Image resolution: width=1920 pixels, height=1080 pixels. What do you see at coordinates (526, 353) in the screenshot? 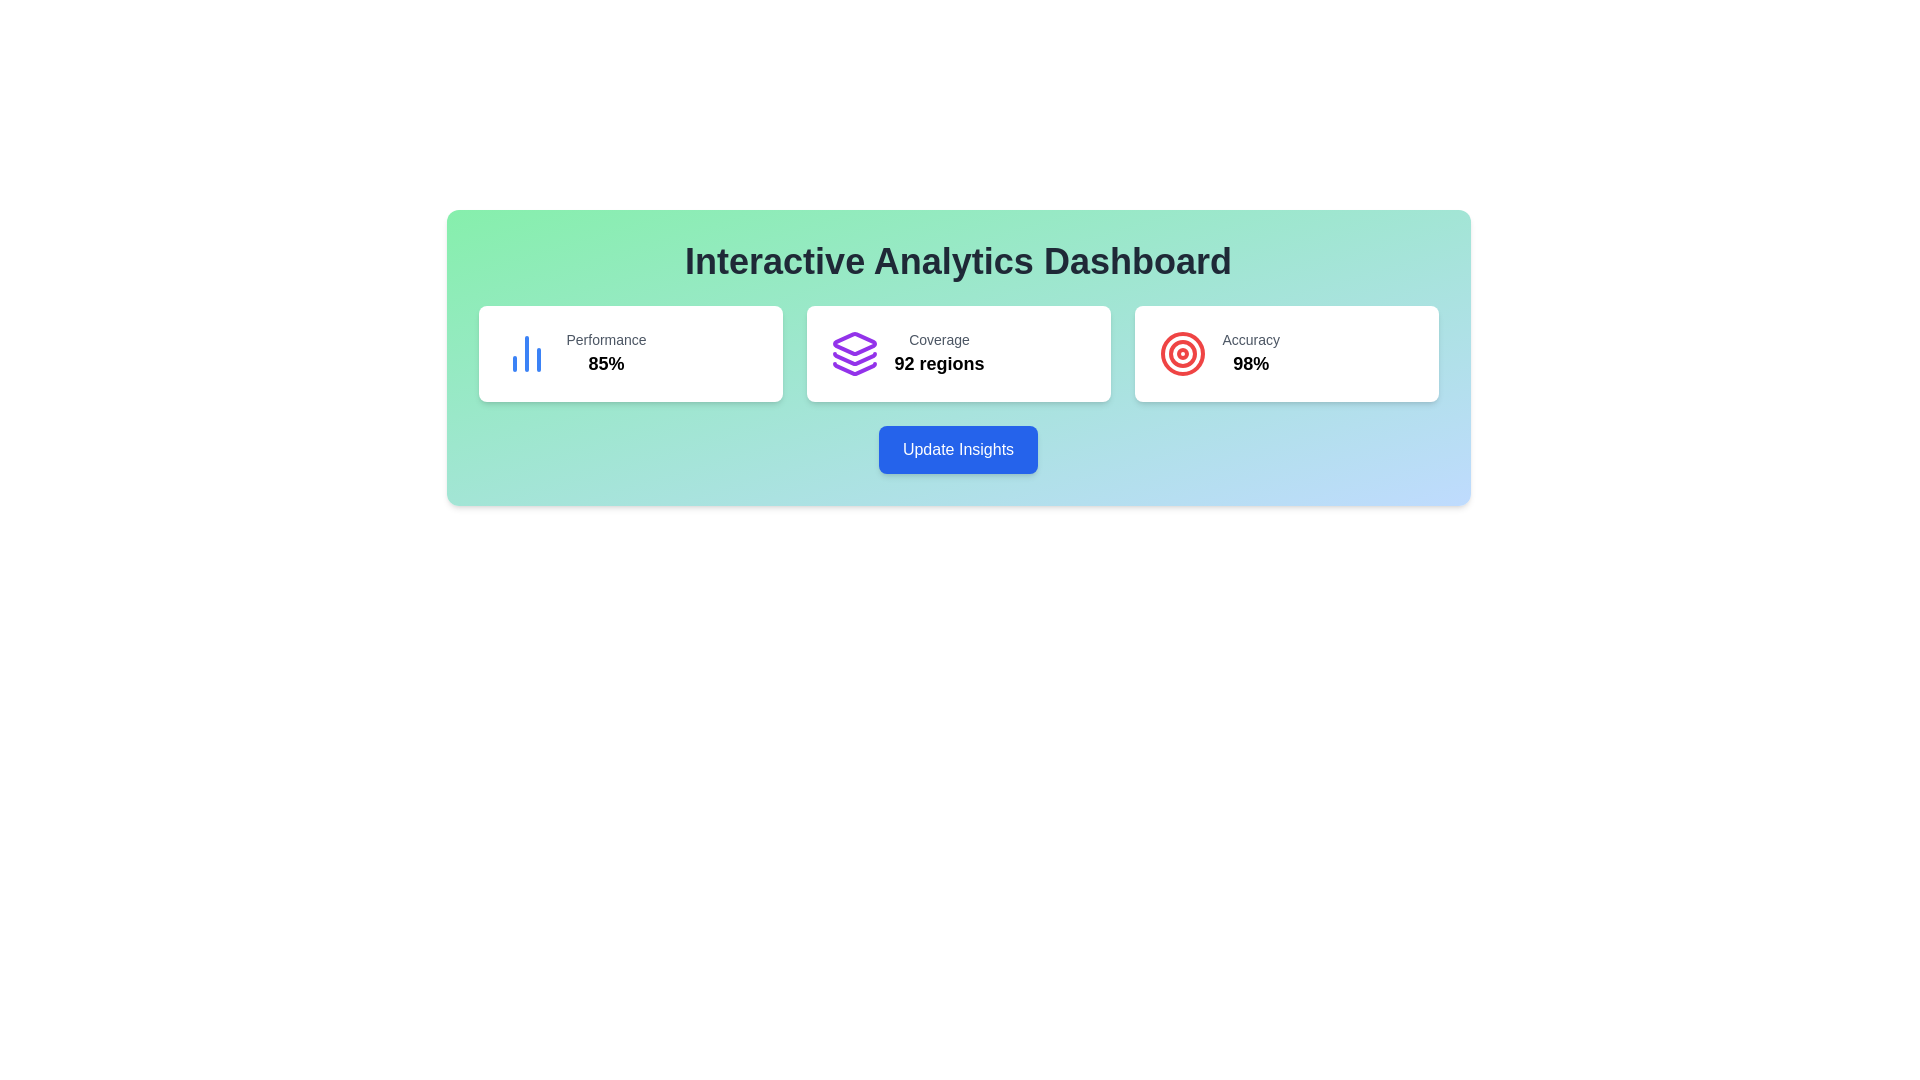
I see `the Icon (SVG chart graphic) displaying a miniature bar chart with three vertical bars styled in blue, located within the leftmost card labeled 'Performance' and '85%'` at bounding box center [526, 353].